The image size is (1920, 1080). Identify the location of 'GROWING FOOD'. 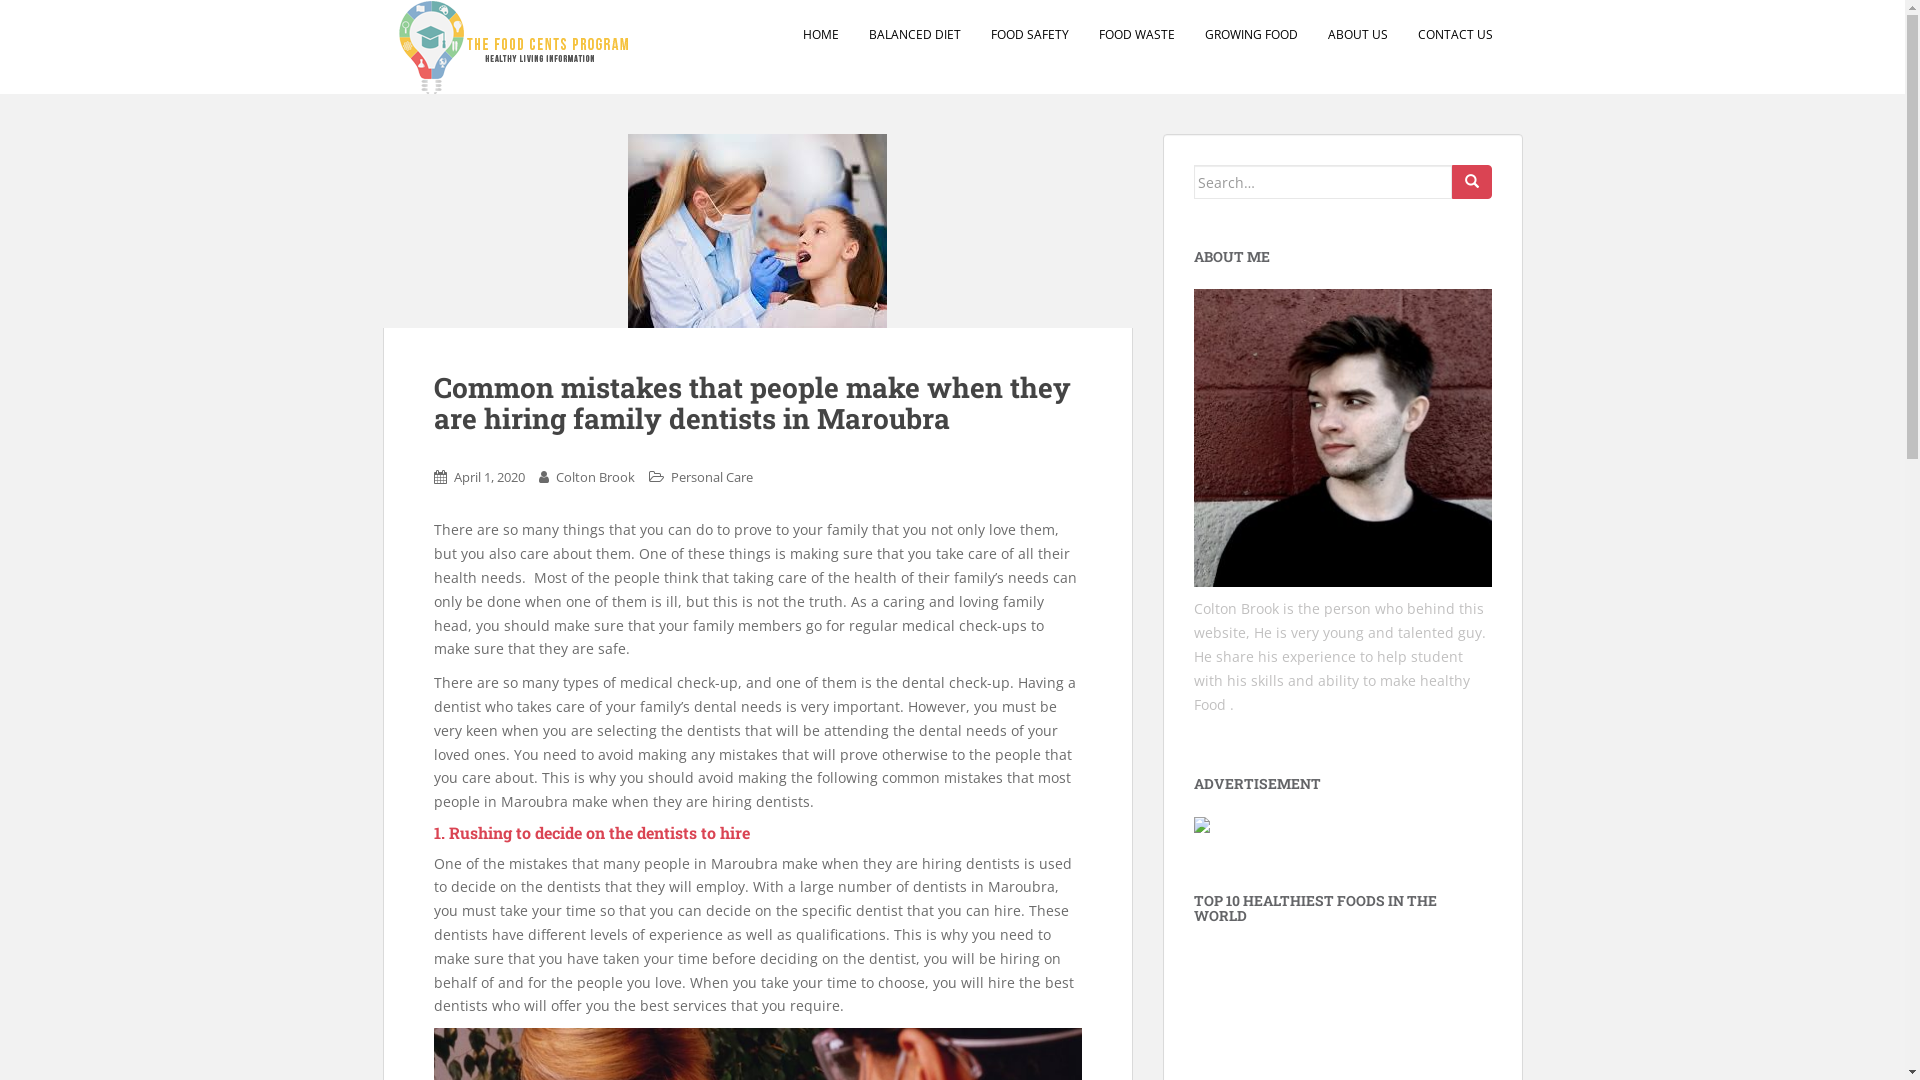
(1249, 34).